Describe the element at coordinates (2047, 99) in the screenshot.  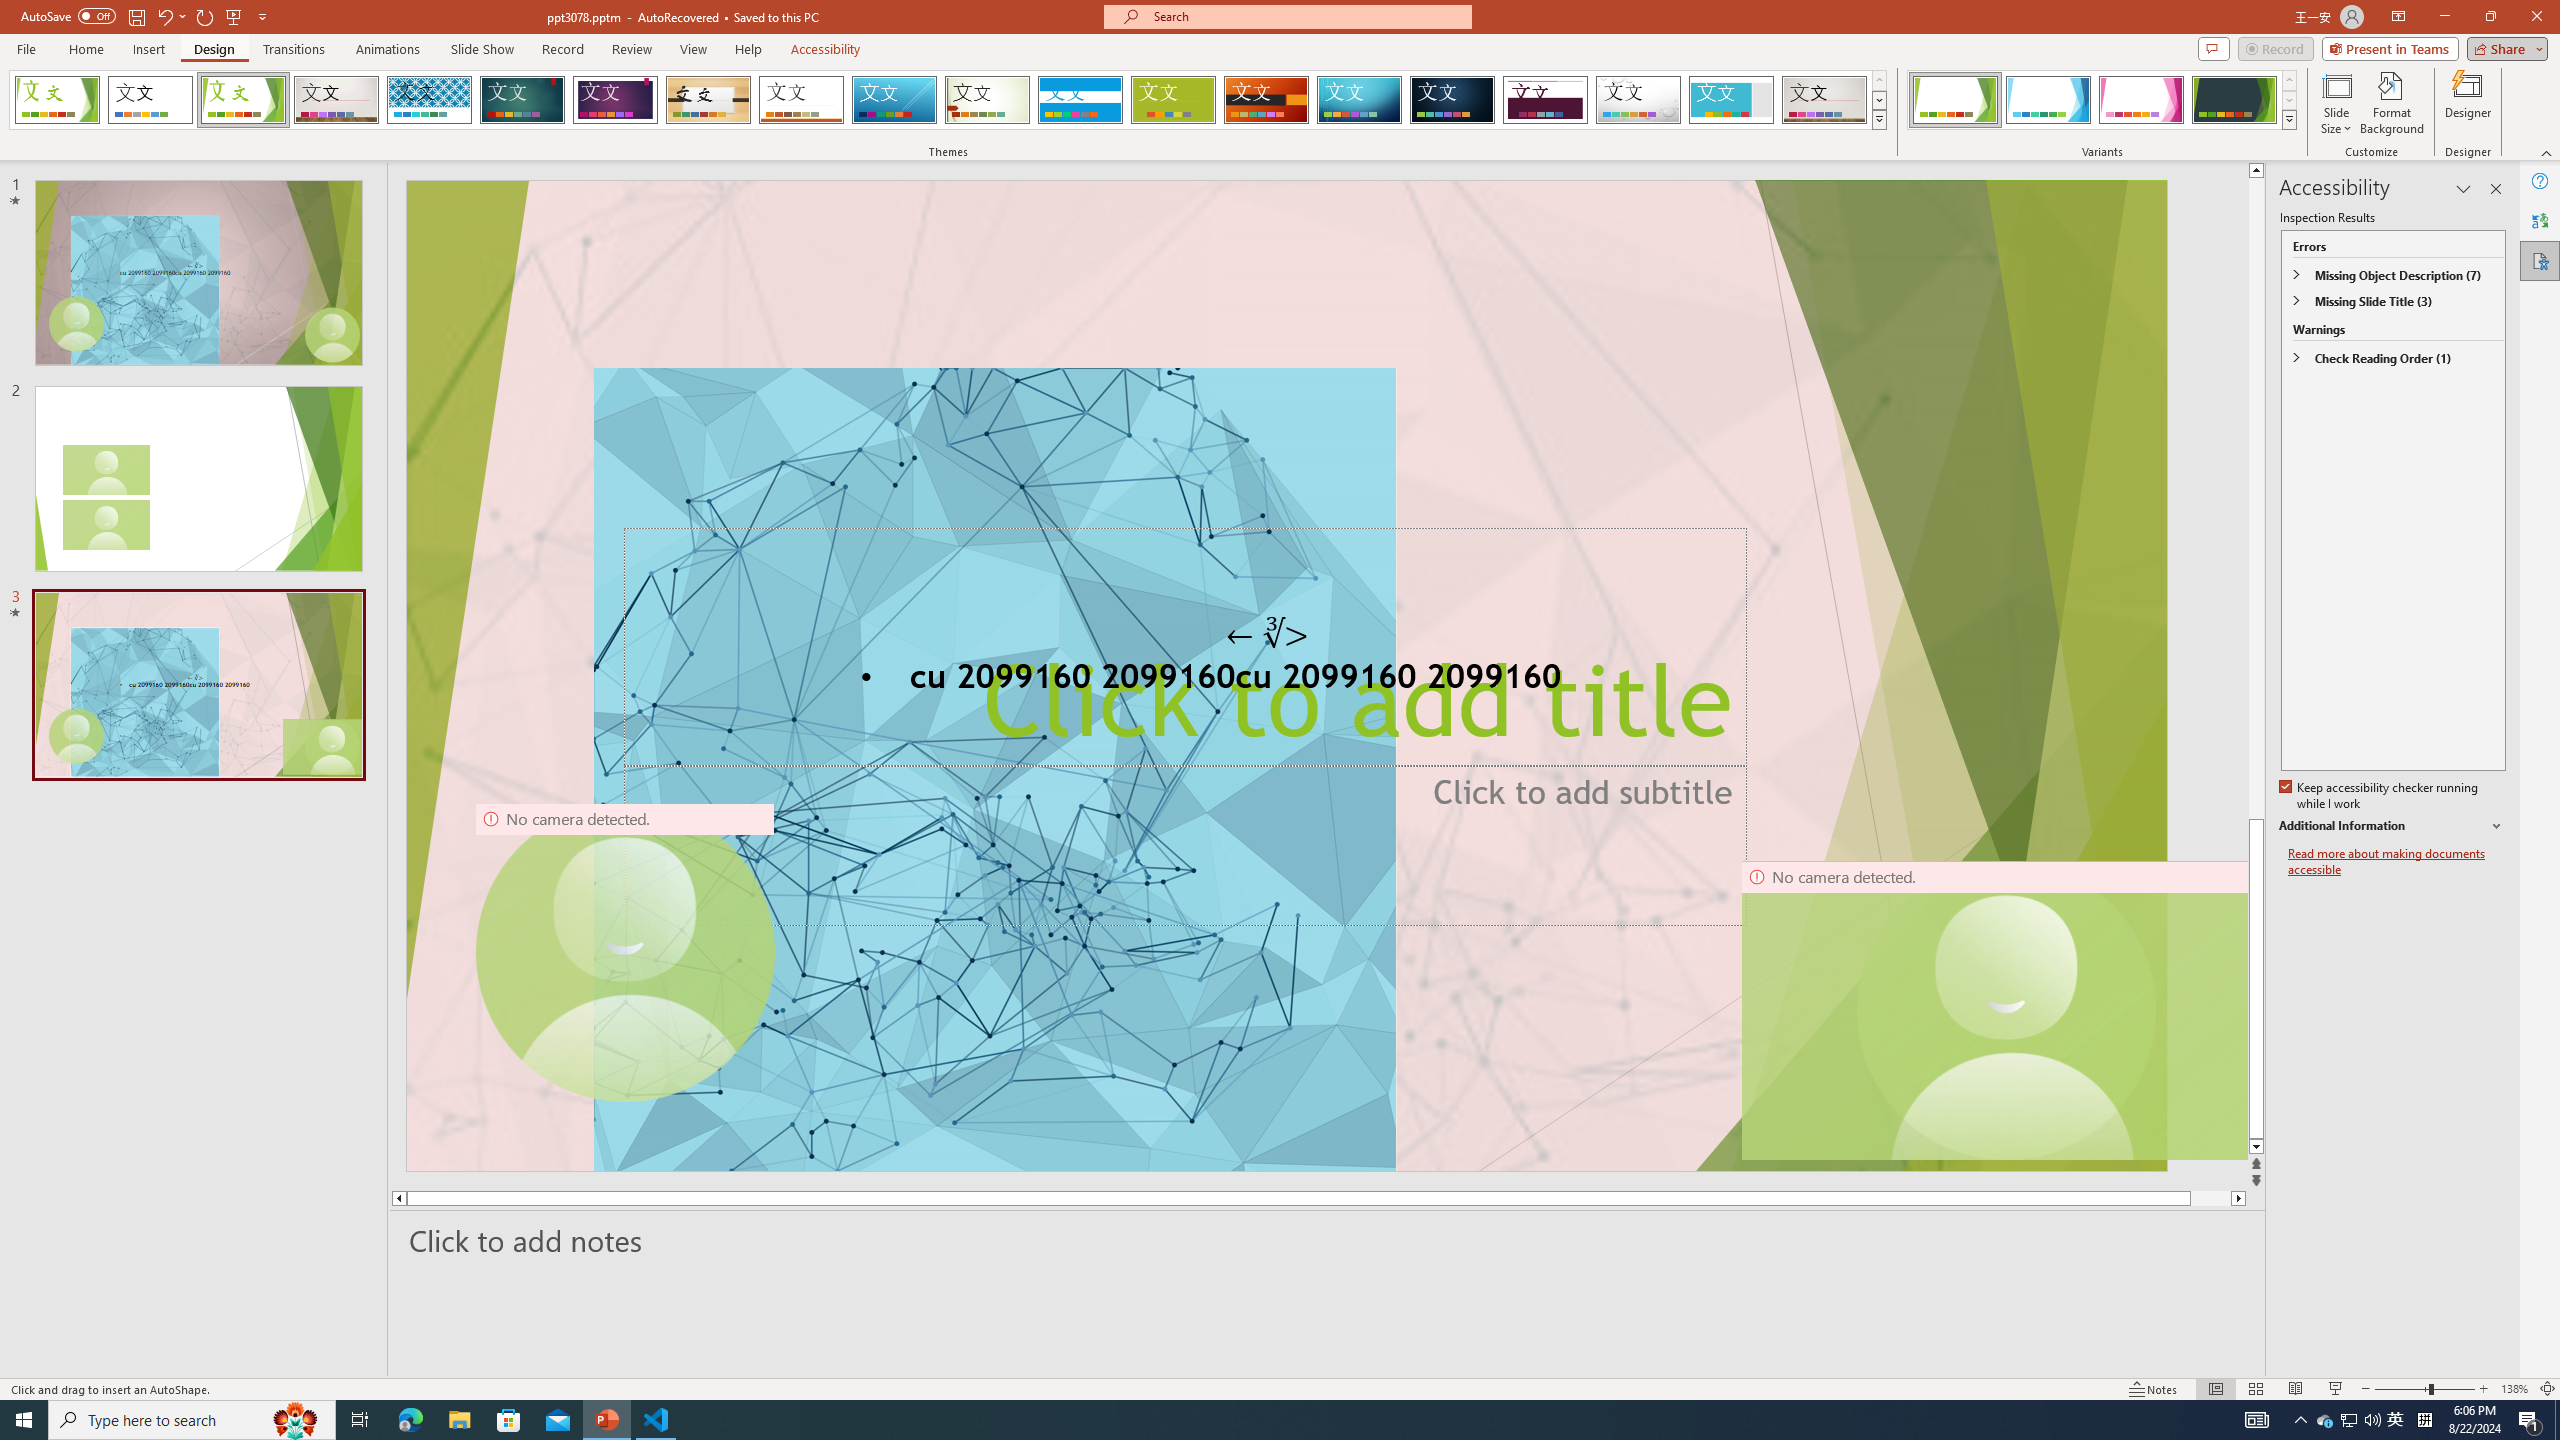
I see `'Facet Variant 2'` at that location.